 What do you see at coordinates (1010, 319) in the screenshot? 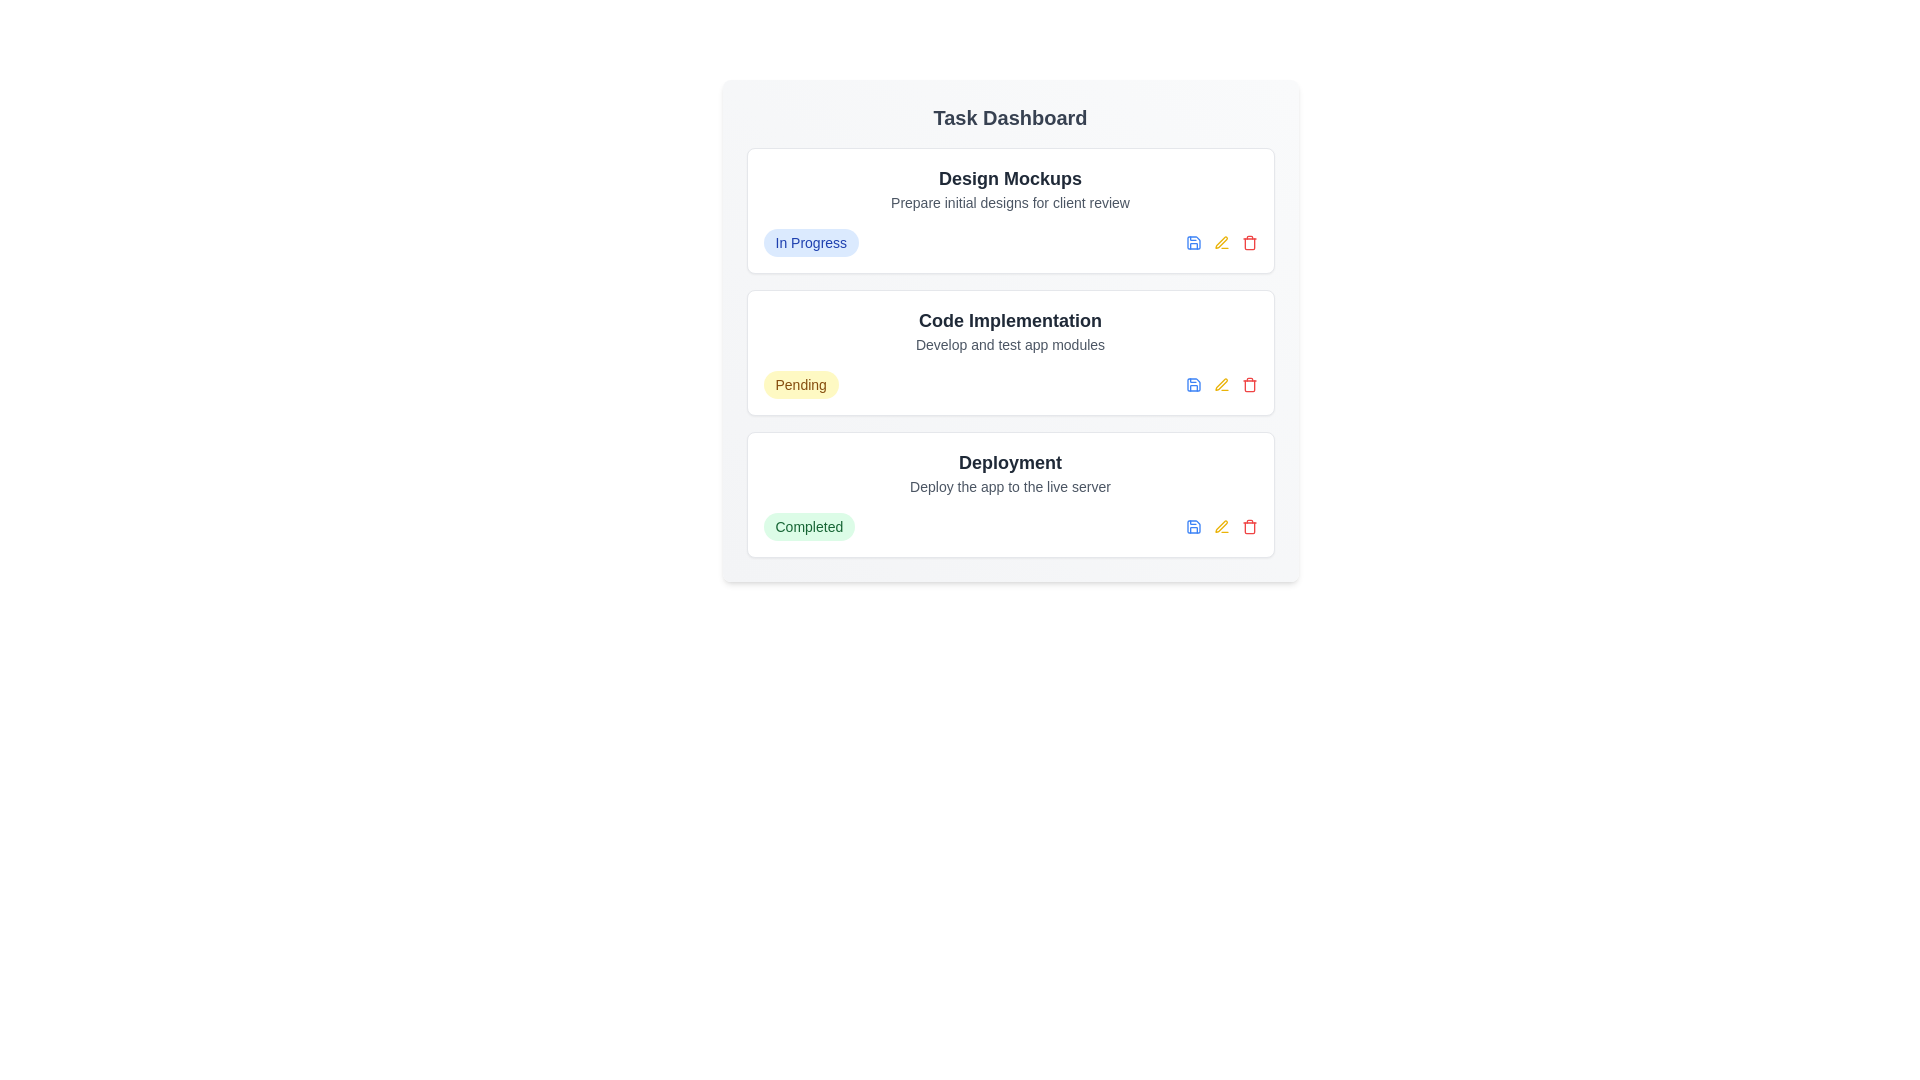
I see `the task title Code Implementation to view its details` at bounding box center [1010, 319].